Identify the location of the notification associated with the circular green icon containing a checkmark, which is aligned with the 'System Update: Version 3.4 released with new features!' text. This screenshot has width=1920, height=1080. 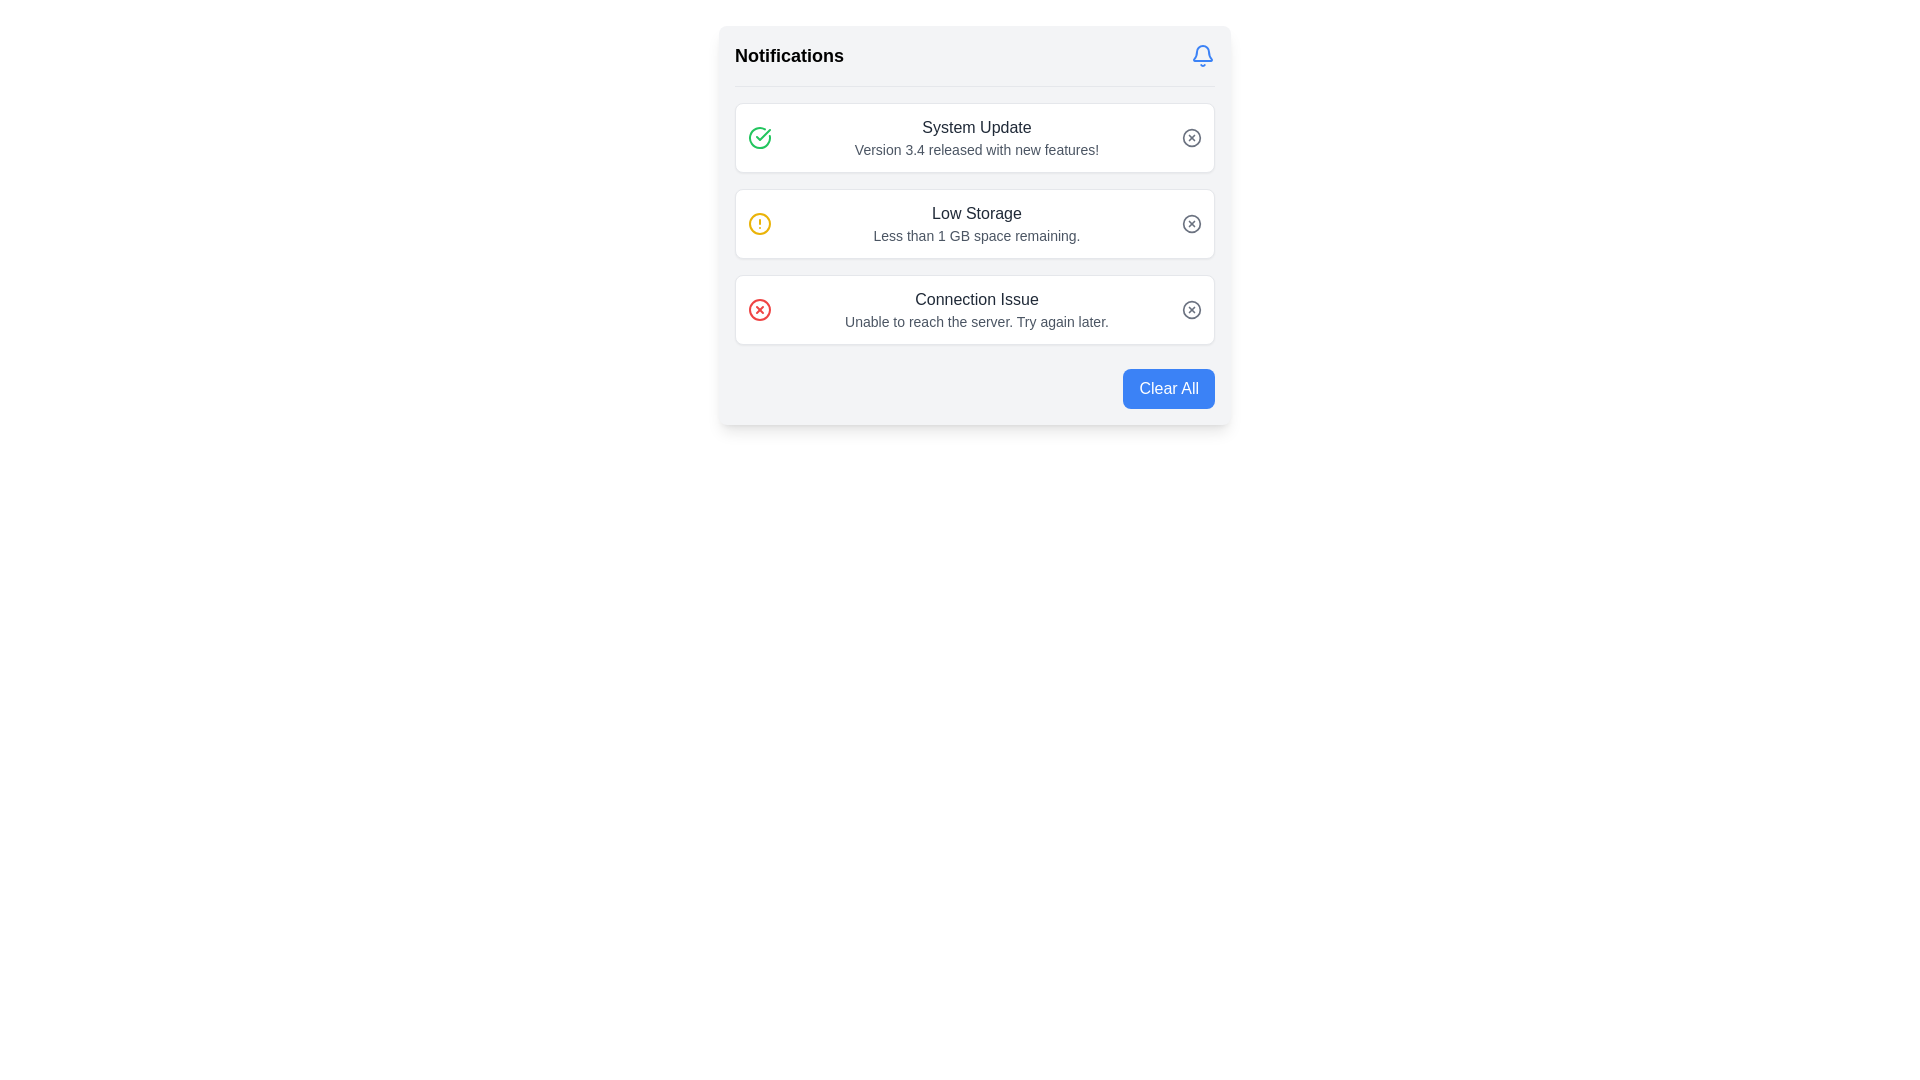
(758, 137).